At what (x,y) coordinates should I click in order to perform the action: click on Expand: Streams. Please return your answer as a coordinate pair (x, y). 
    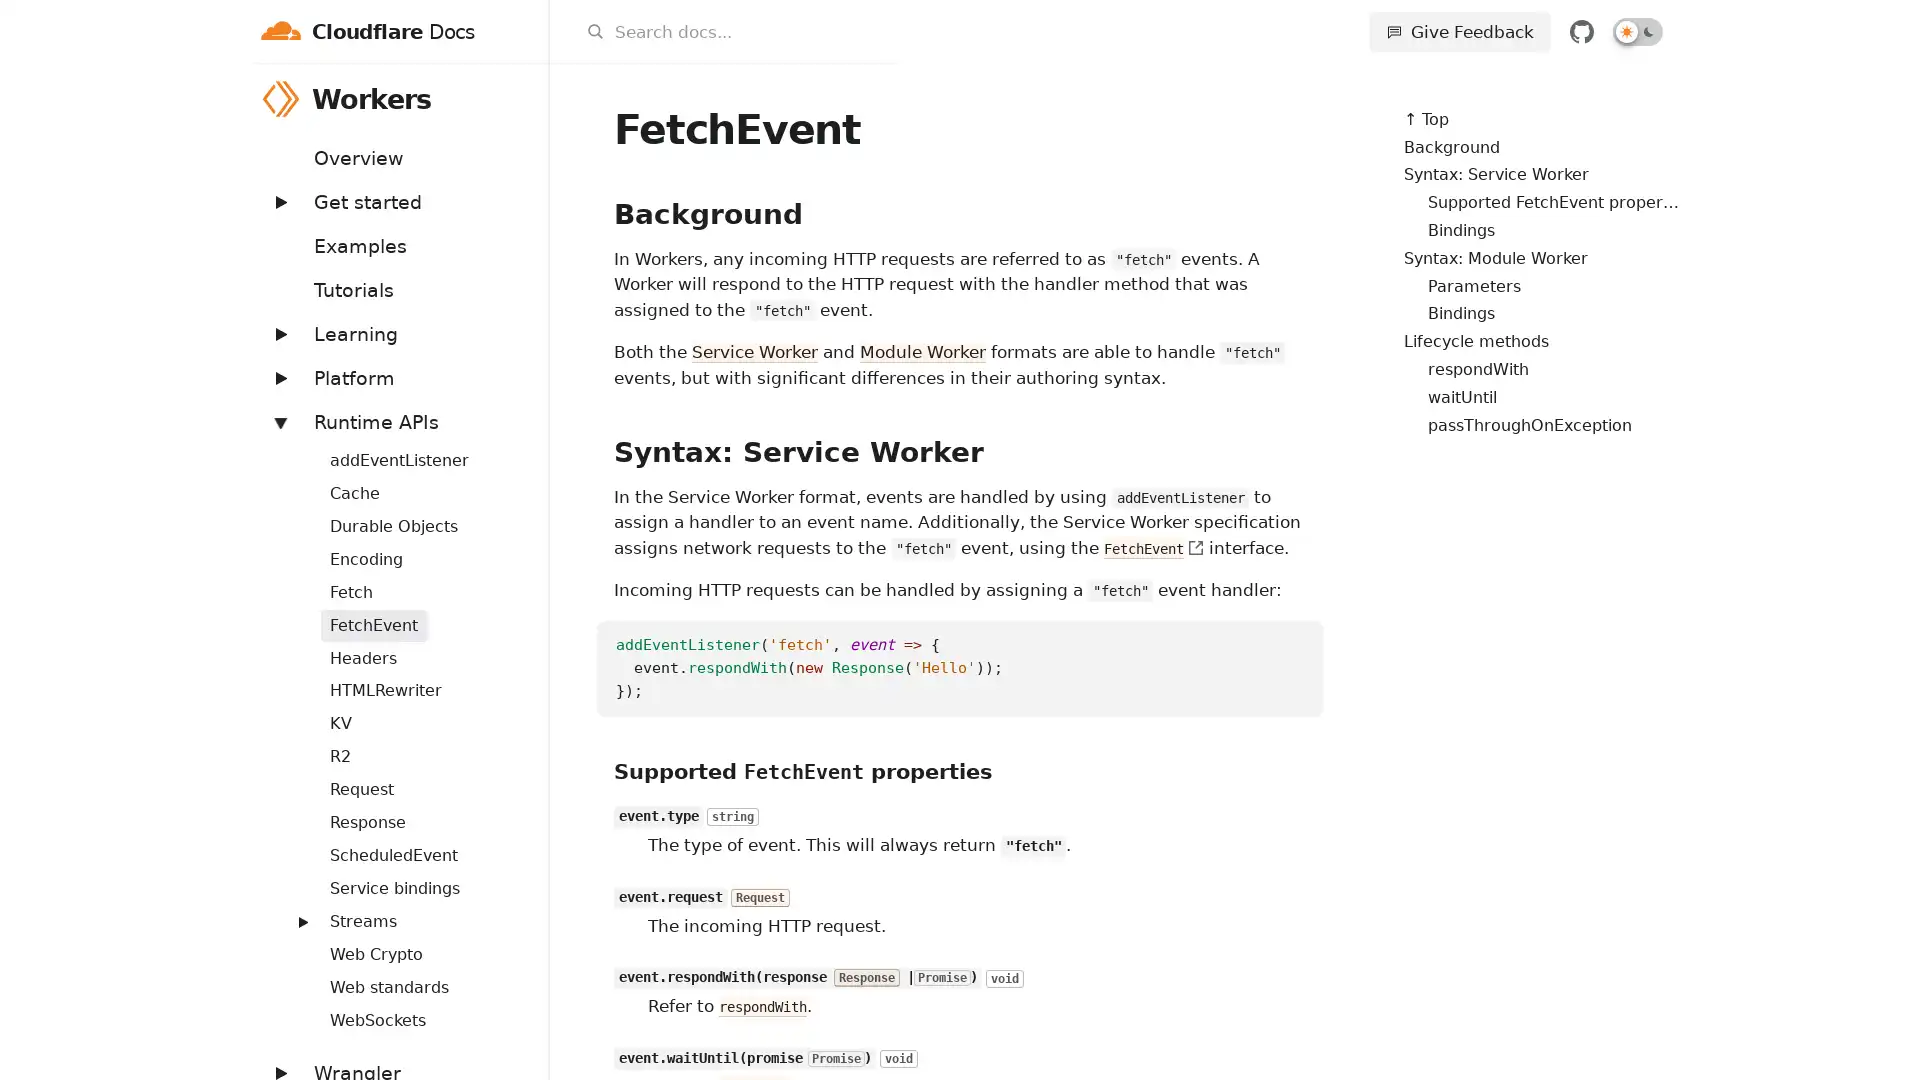
    Looking at the image, I should click on (301, 921).